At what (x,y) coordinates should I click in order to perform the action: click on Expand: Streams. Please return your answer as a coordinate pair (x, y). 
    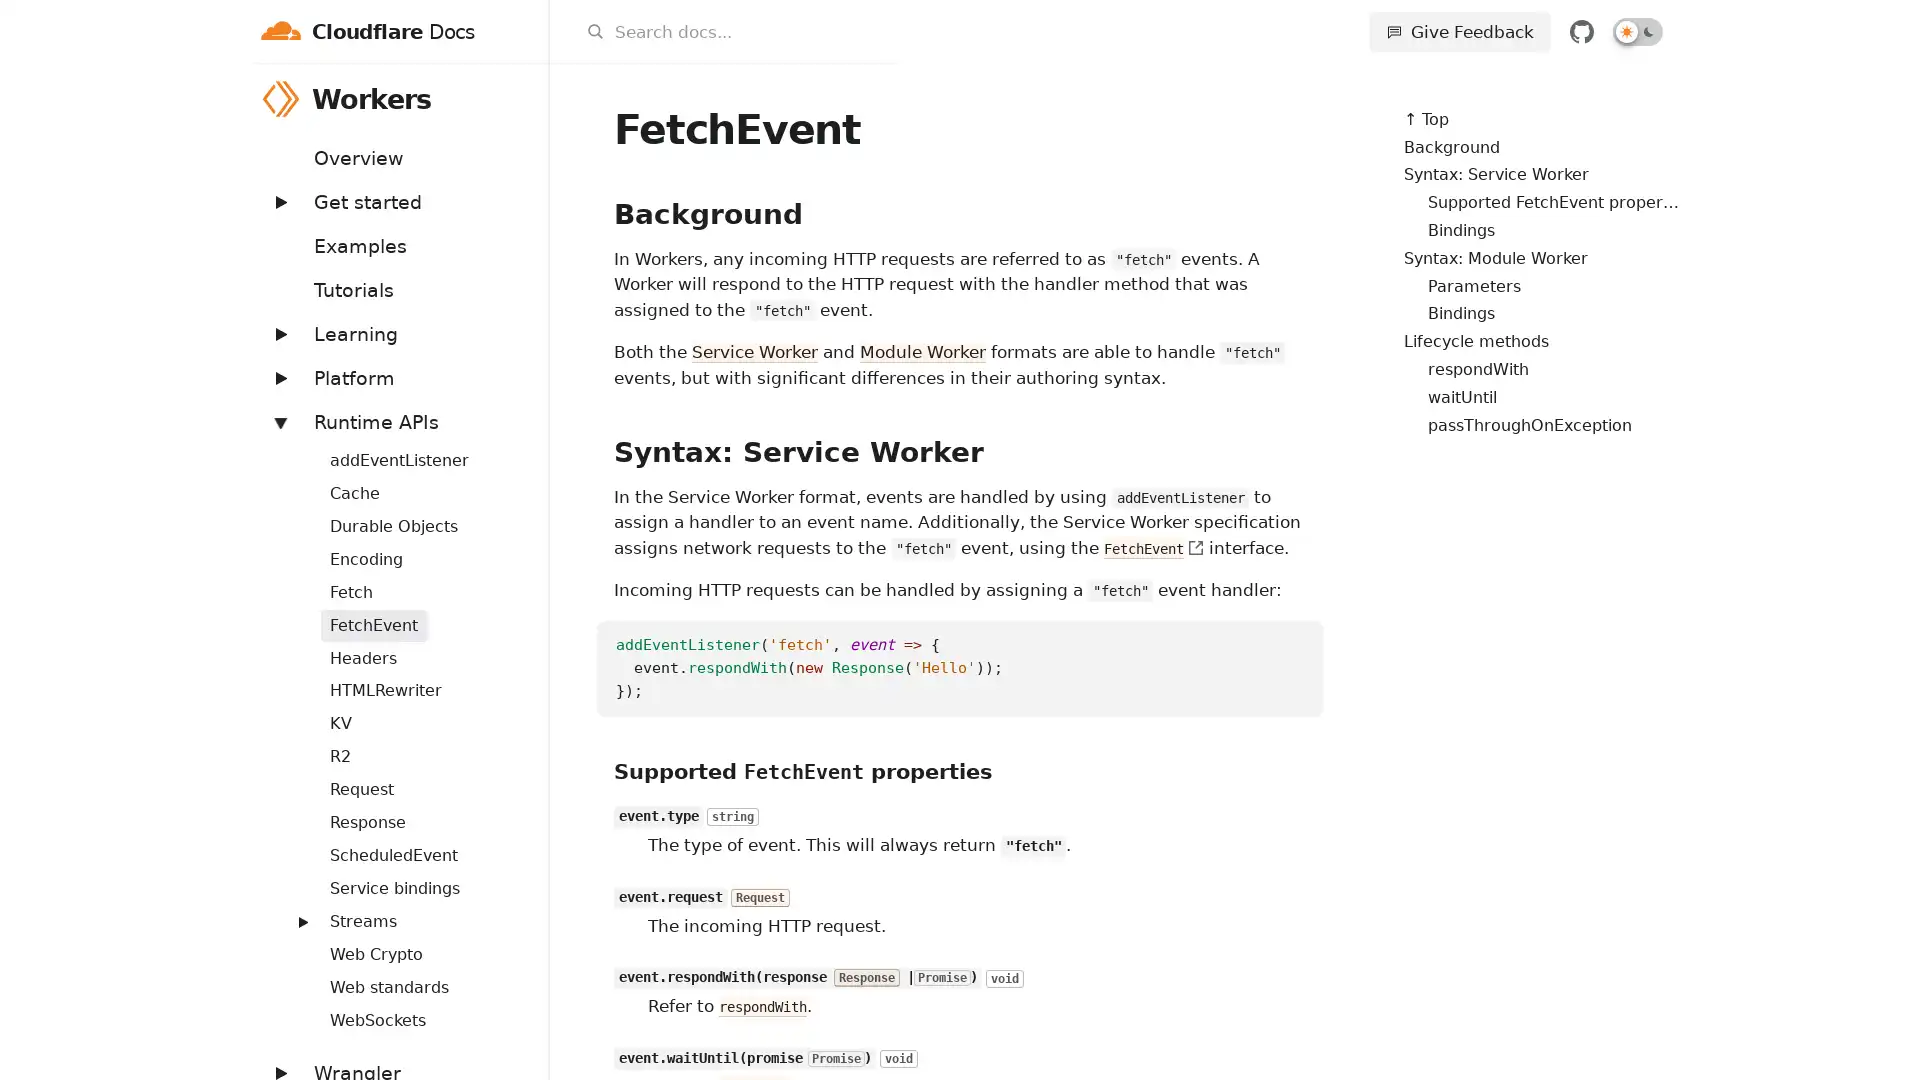
    Looking at the image, I should click on (301, 921).